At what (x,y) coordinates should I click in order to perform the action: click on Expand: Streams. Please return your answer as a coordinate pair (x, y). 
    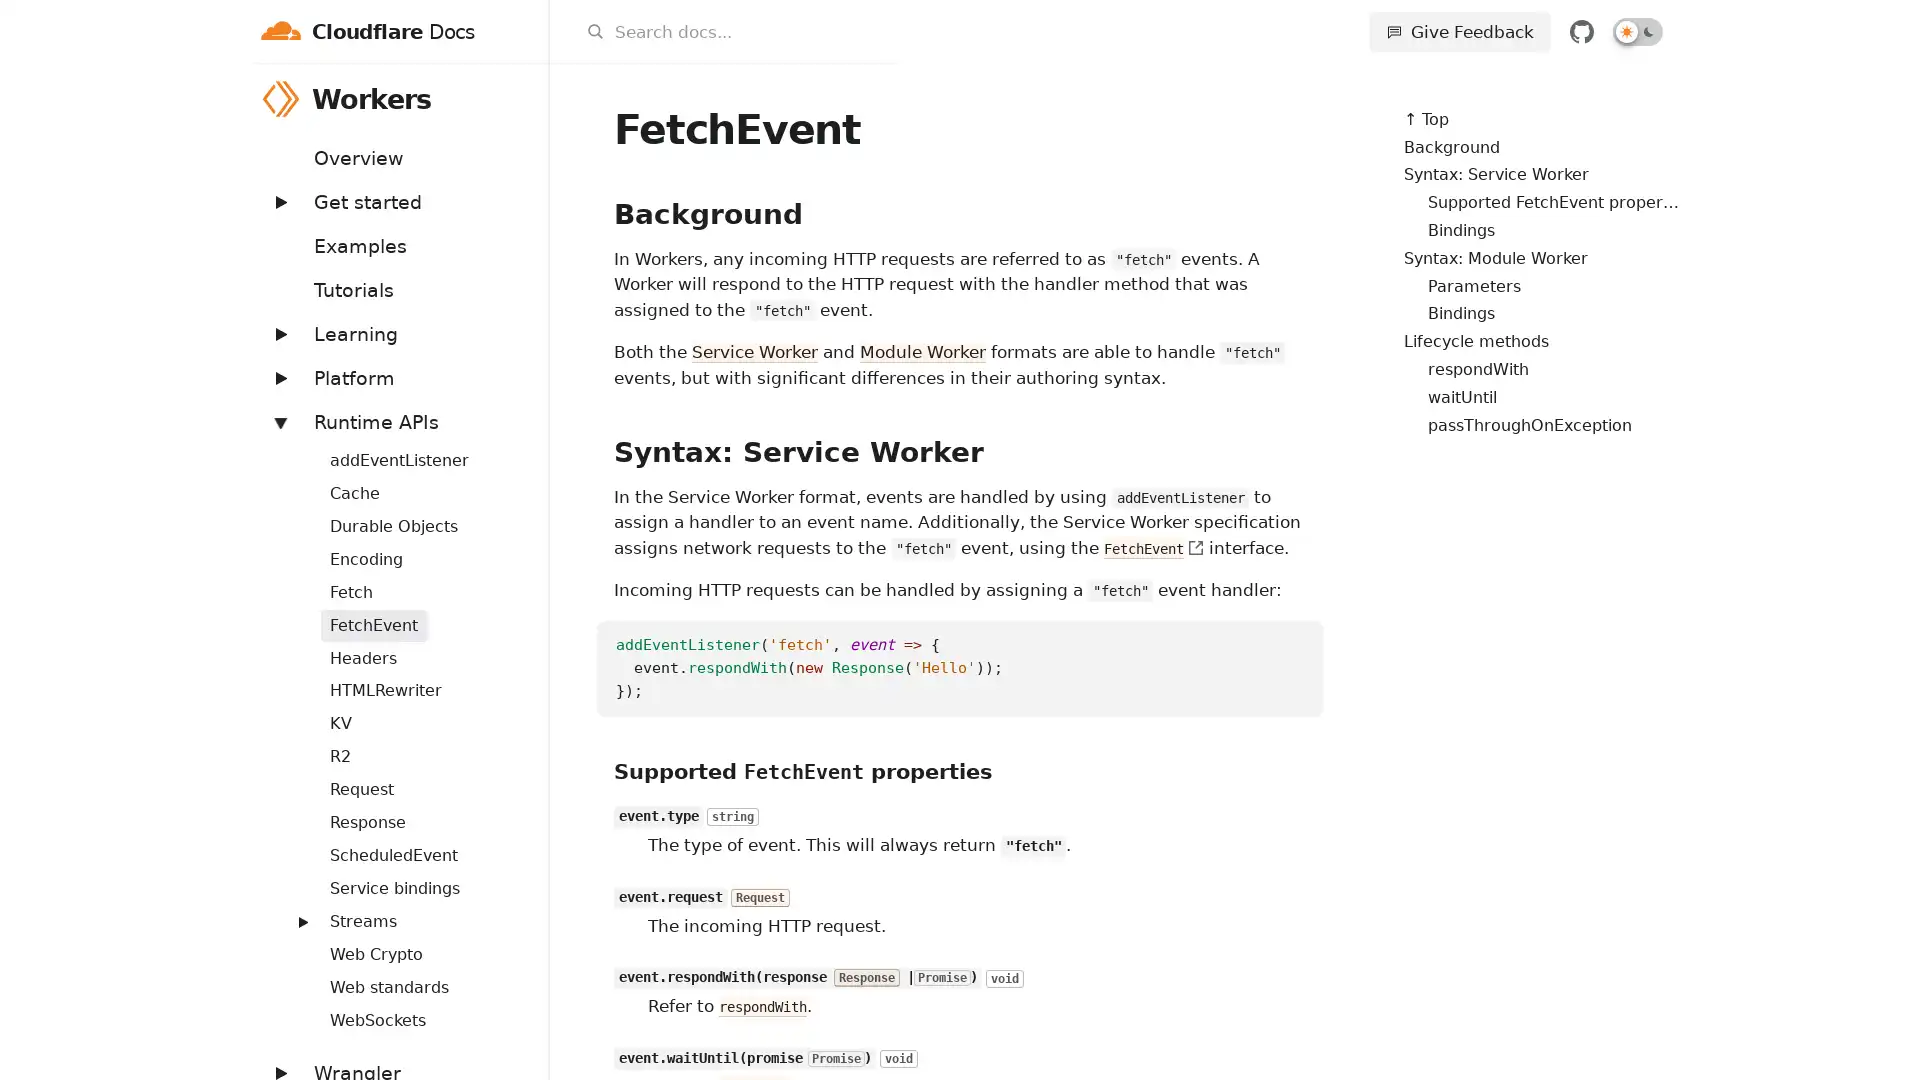
    Looking at the image, I should click on (301, 921).